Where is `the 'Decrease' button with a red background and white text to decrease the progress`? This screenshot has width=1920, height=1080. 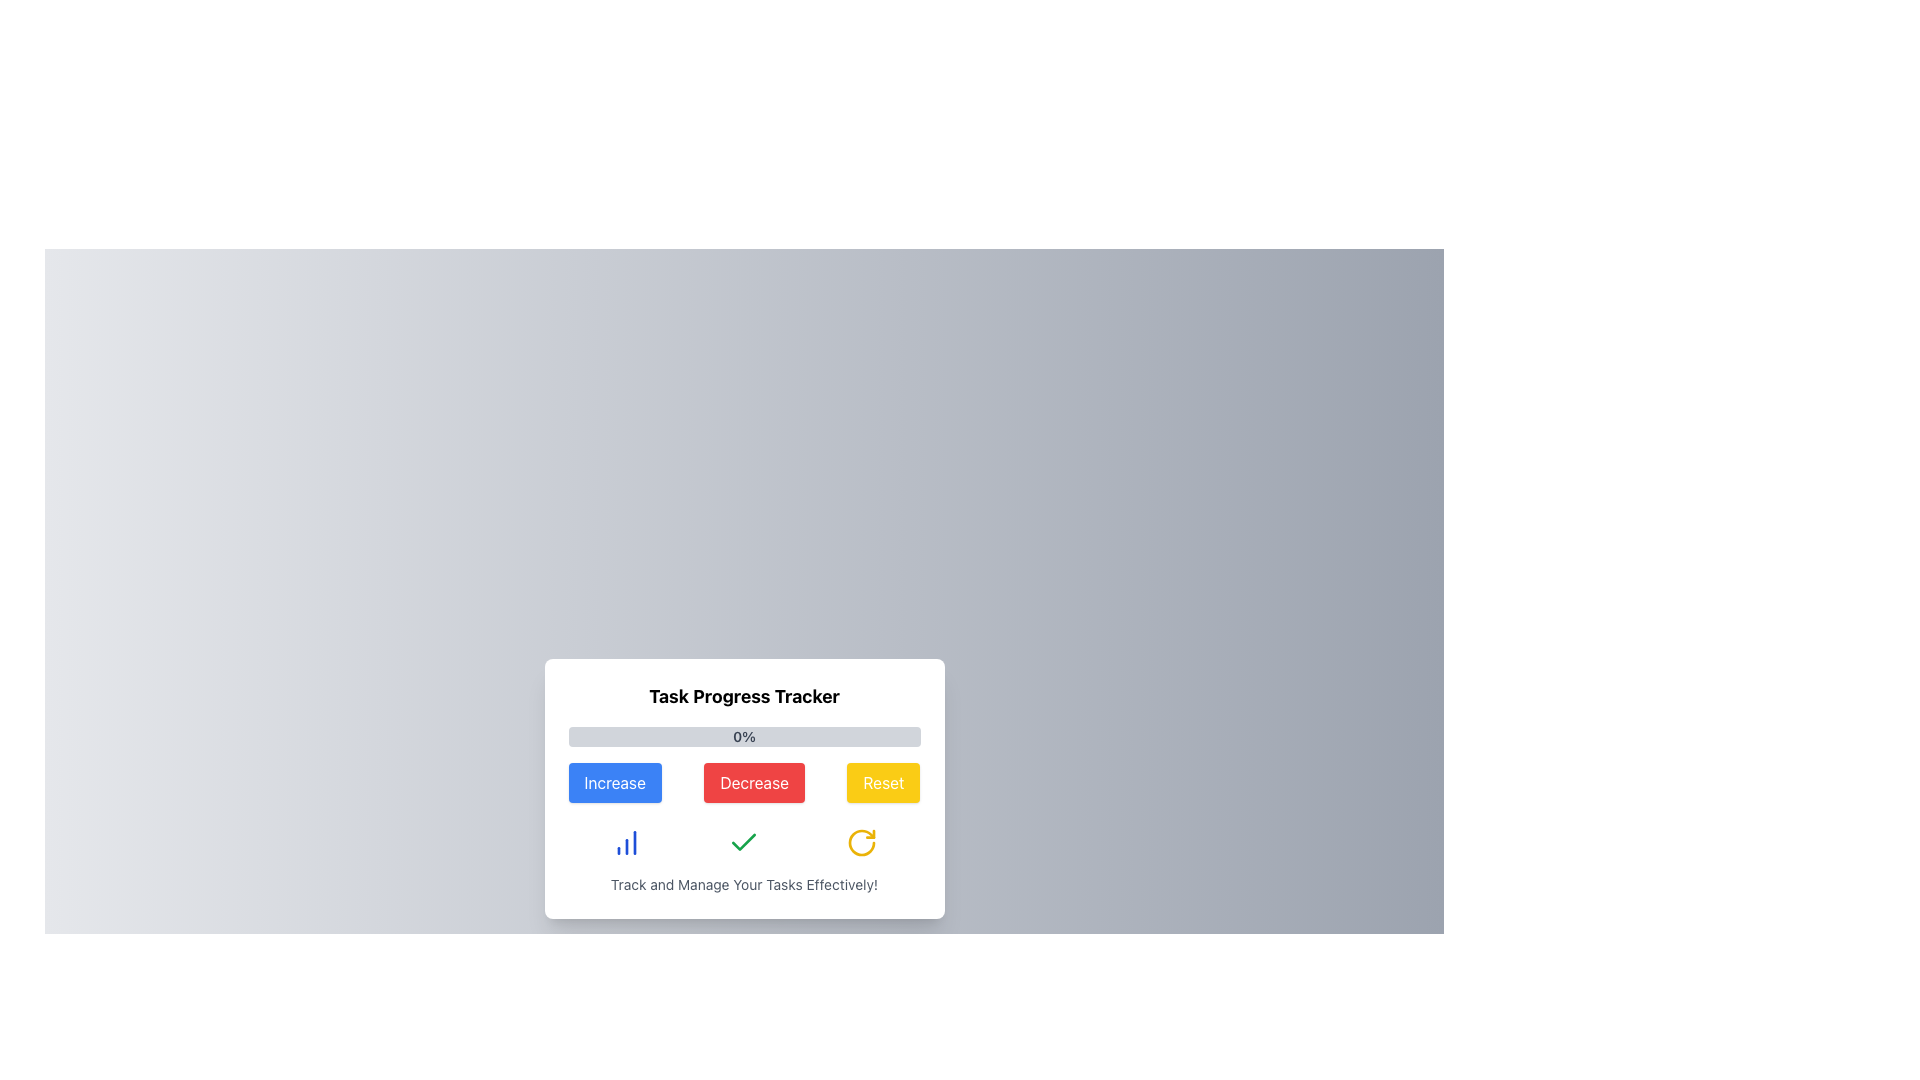 the 'Decrease' button with a red background and white text to decrease the progress is located at coordinates (743, 788).